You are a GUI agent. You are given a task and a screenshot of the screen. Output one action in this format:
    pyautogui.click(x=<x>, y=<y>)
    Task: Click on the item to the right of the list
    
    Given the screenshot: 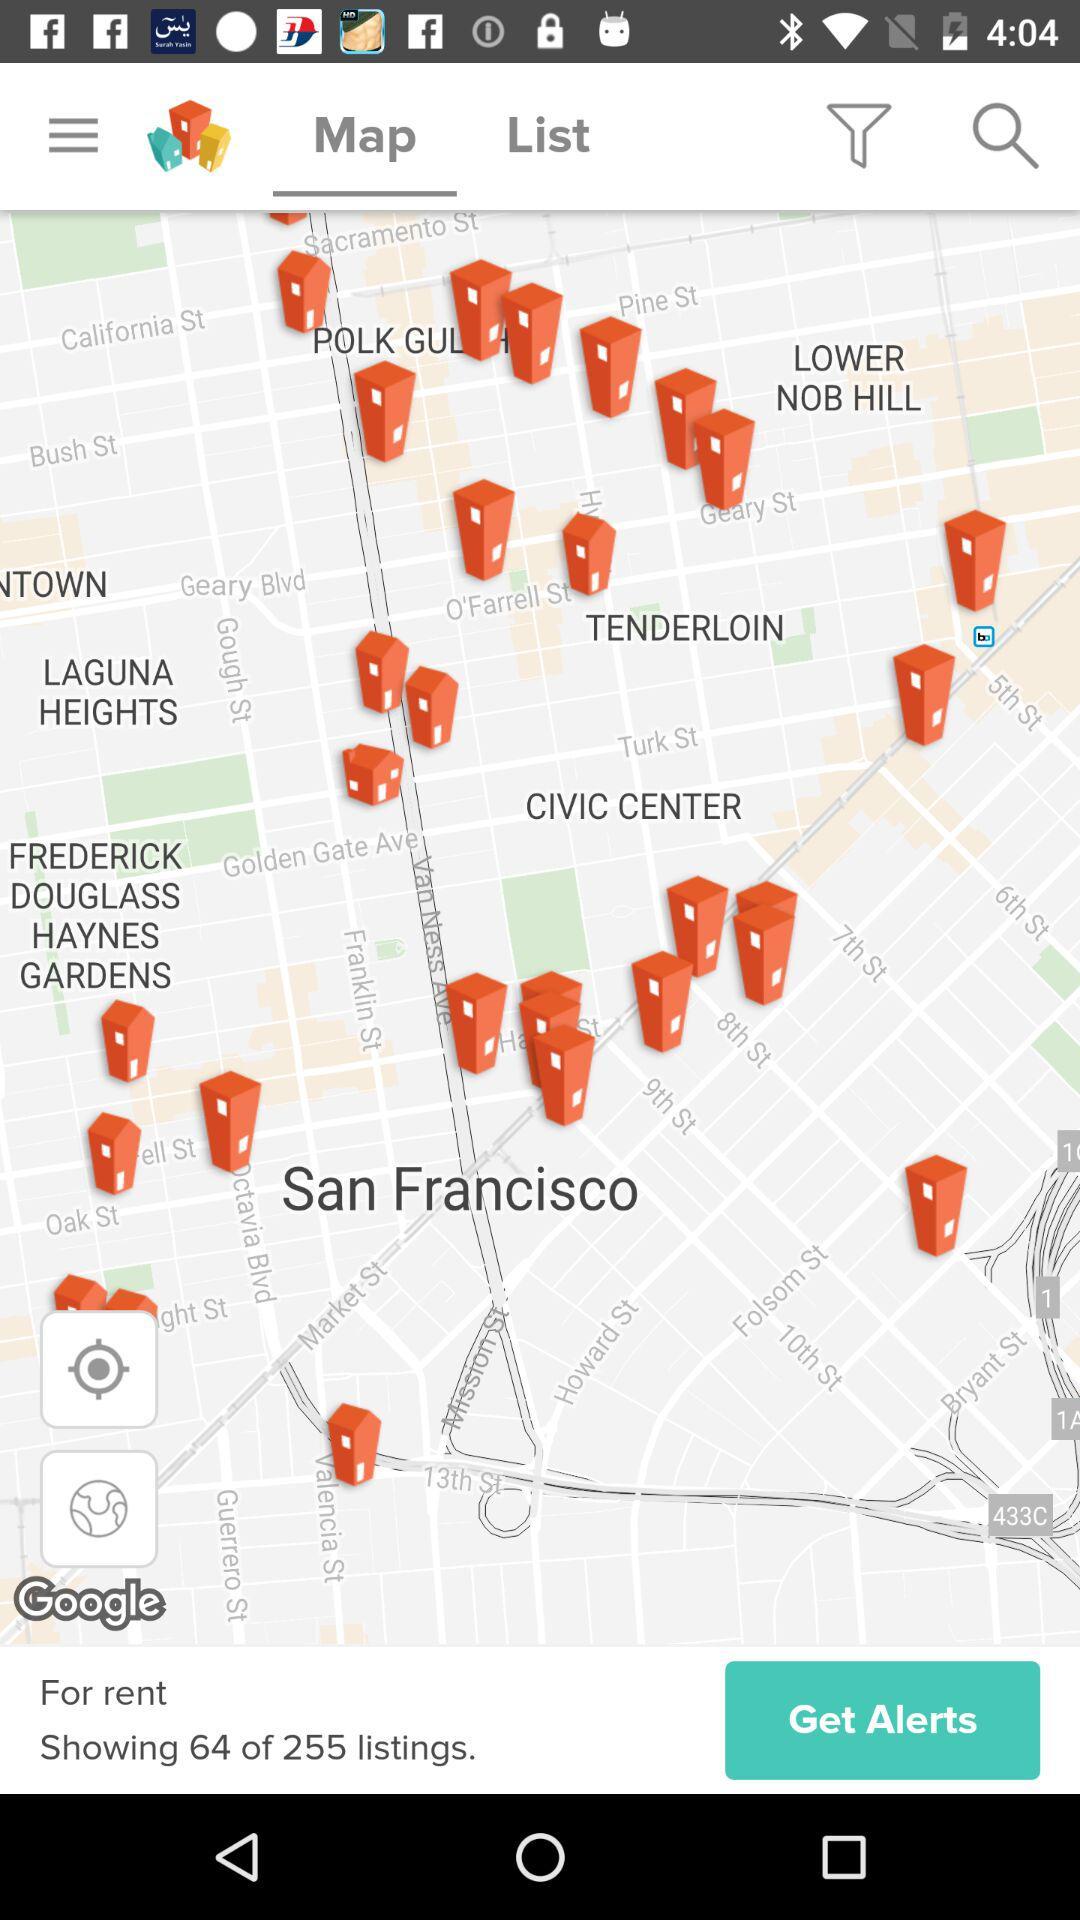 What is the action you would take?
    pyautogui.click(x=858, y=135)
    